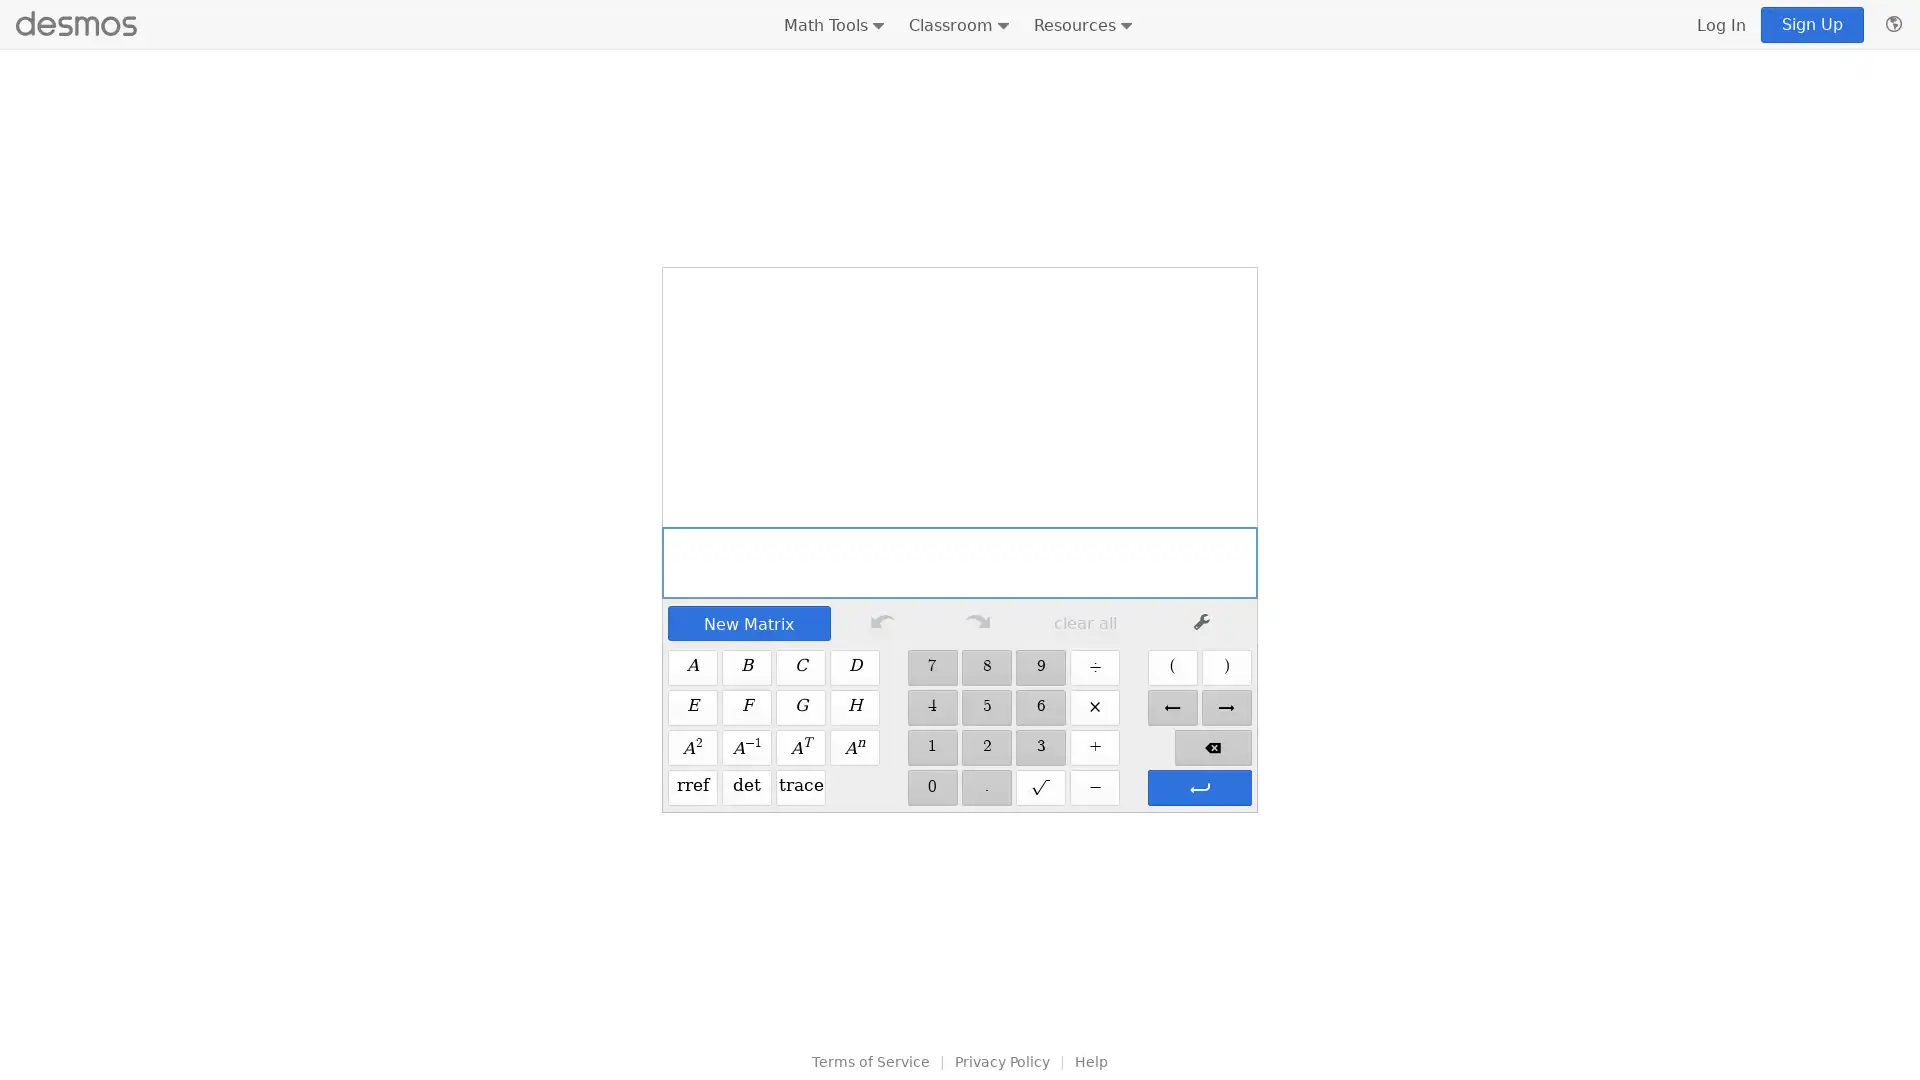 This screenshot has width=1920, height=1080. What do you see at coordinates (881, 622) in the screenshot?
I see `undo` at bounding box center [881, 622].